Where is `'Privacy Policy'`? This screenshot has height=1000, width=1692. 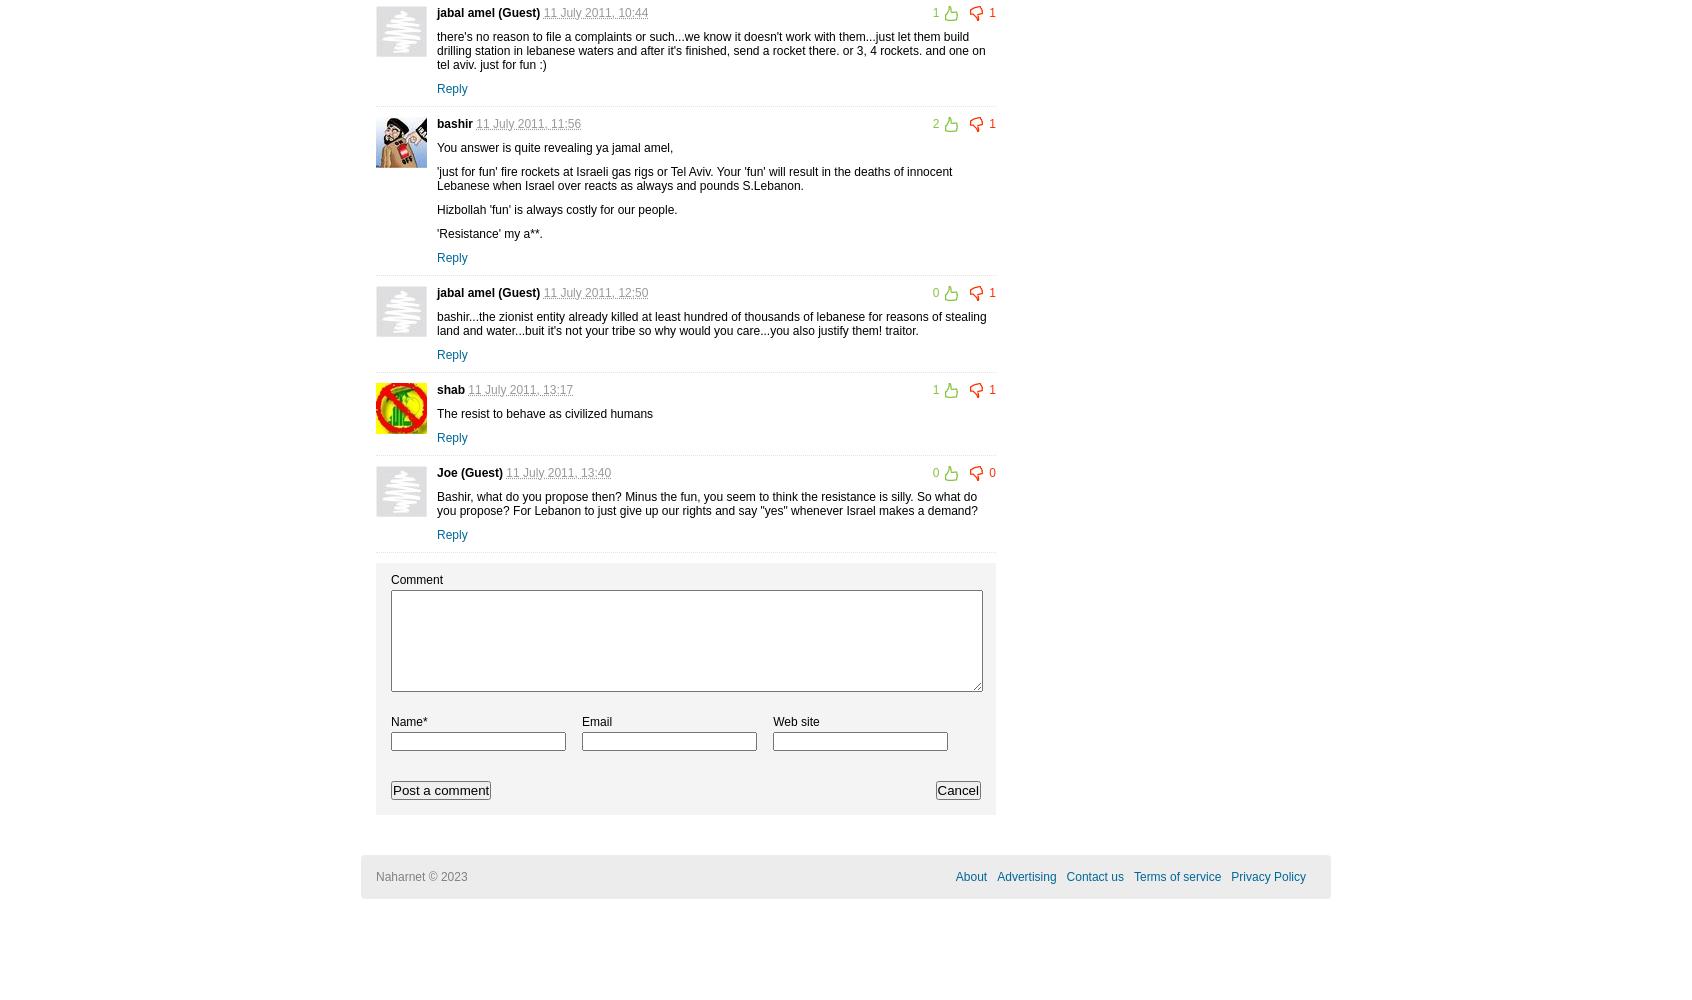
'Privacy Policy' is located at coordinates (1268, 876).